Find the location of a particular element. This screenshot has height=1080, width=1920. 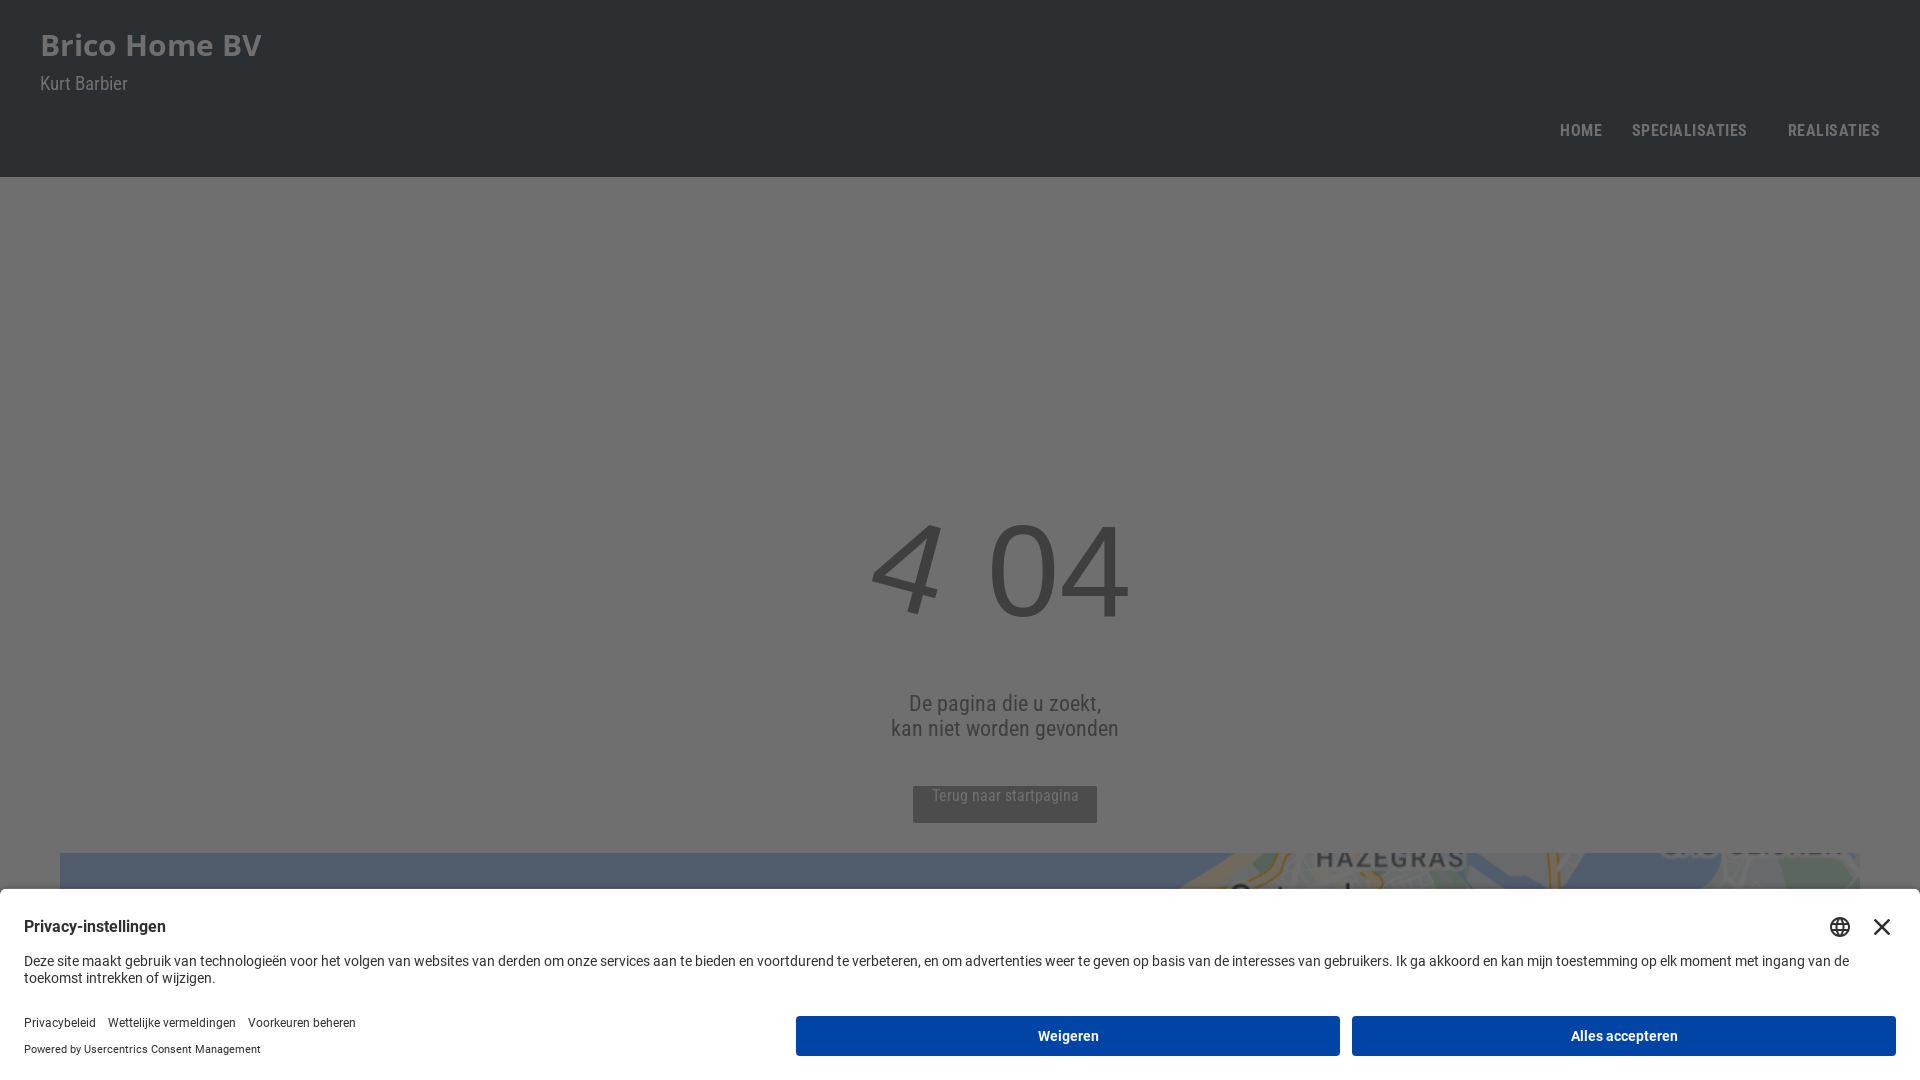

'HOME' is located at coordinates (1579, 130).